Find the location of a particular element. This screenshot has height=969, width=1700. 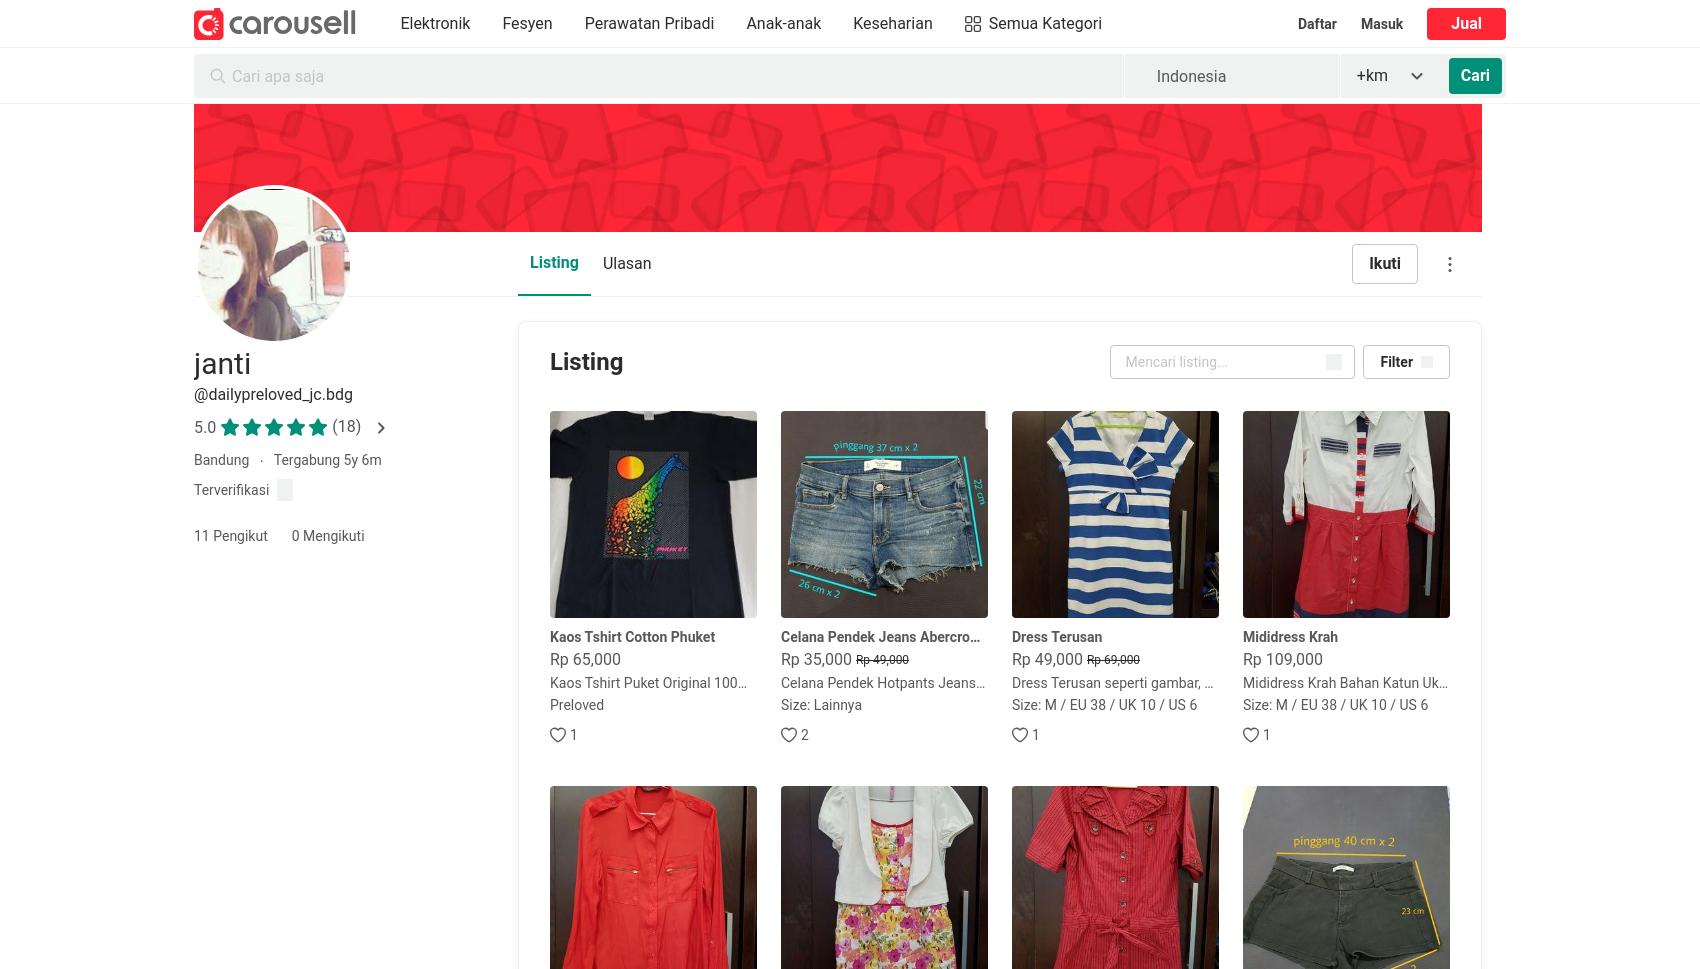

'Keseharian' is located at coordinates (892, 23).